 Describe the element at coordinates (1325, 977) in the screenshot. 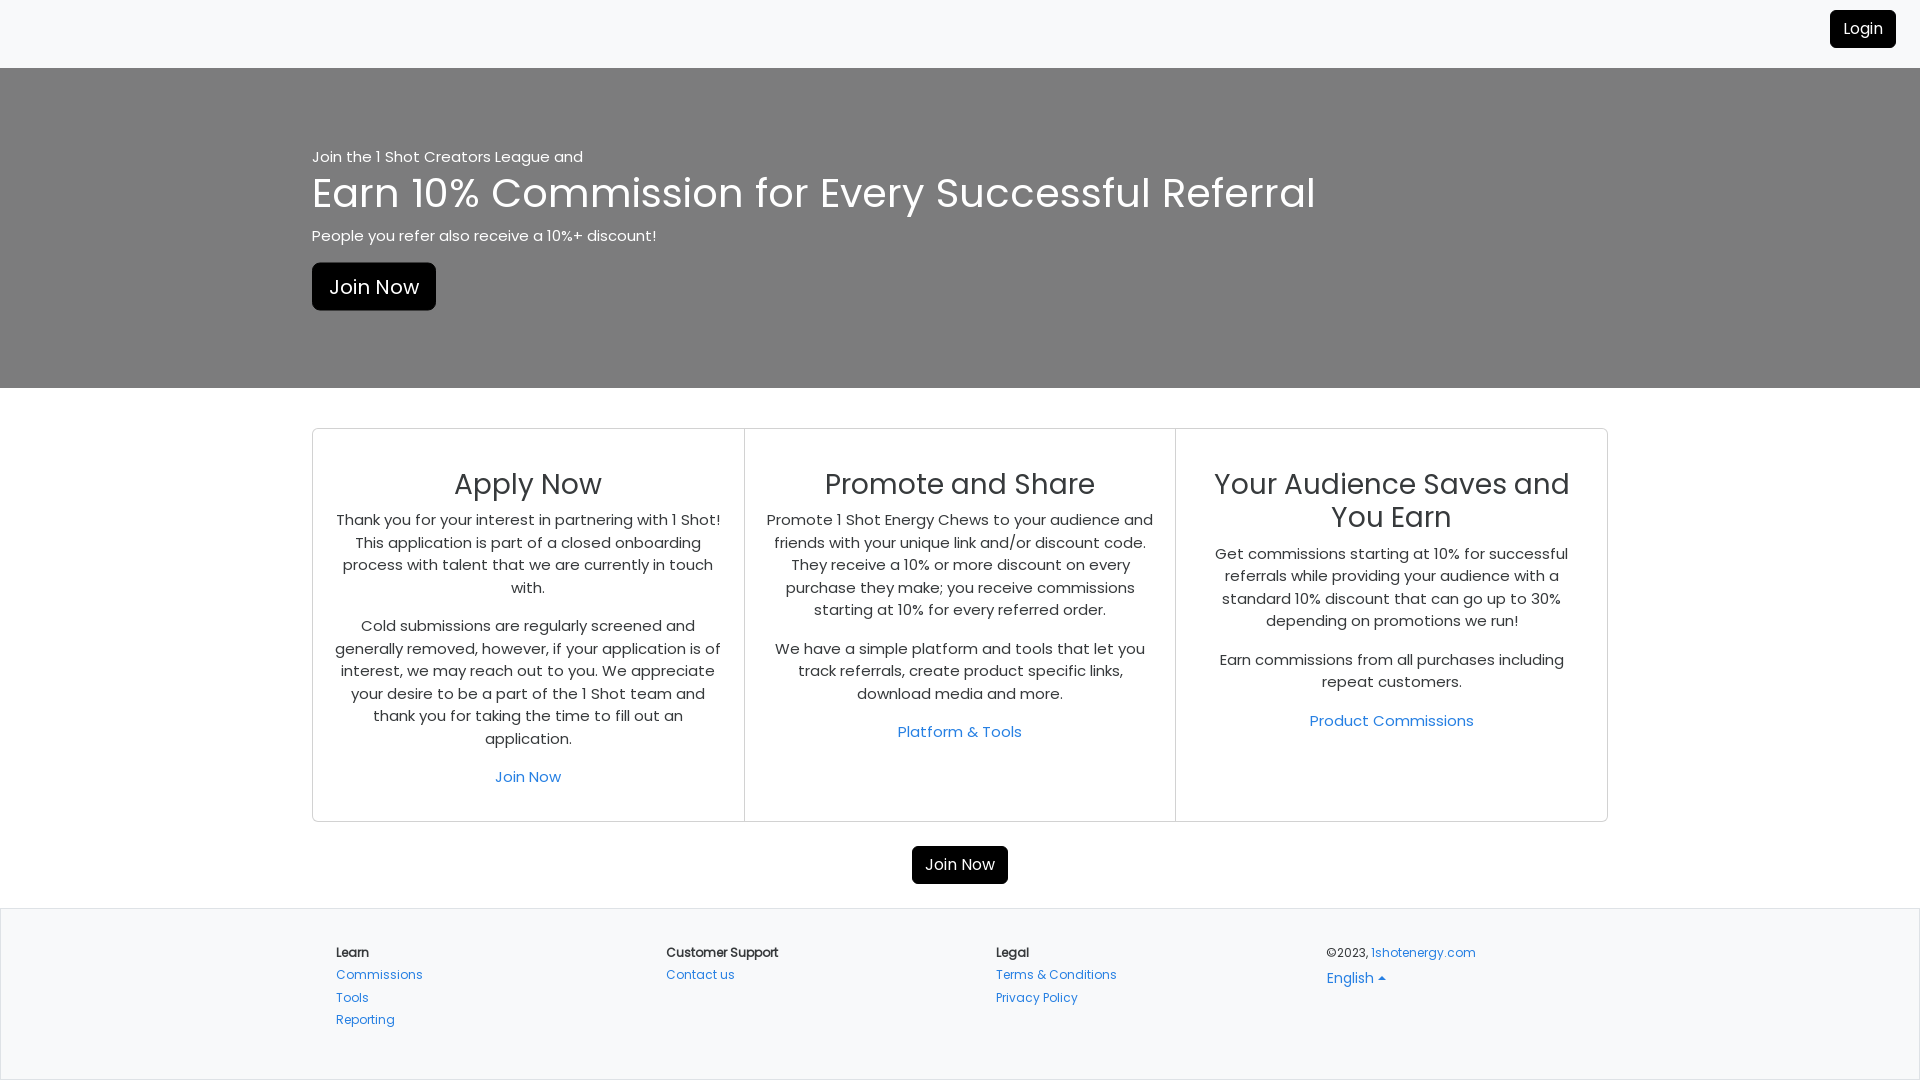

I see `'English'` at that location.